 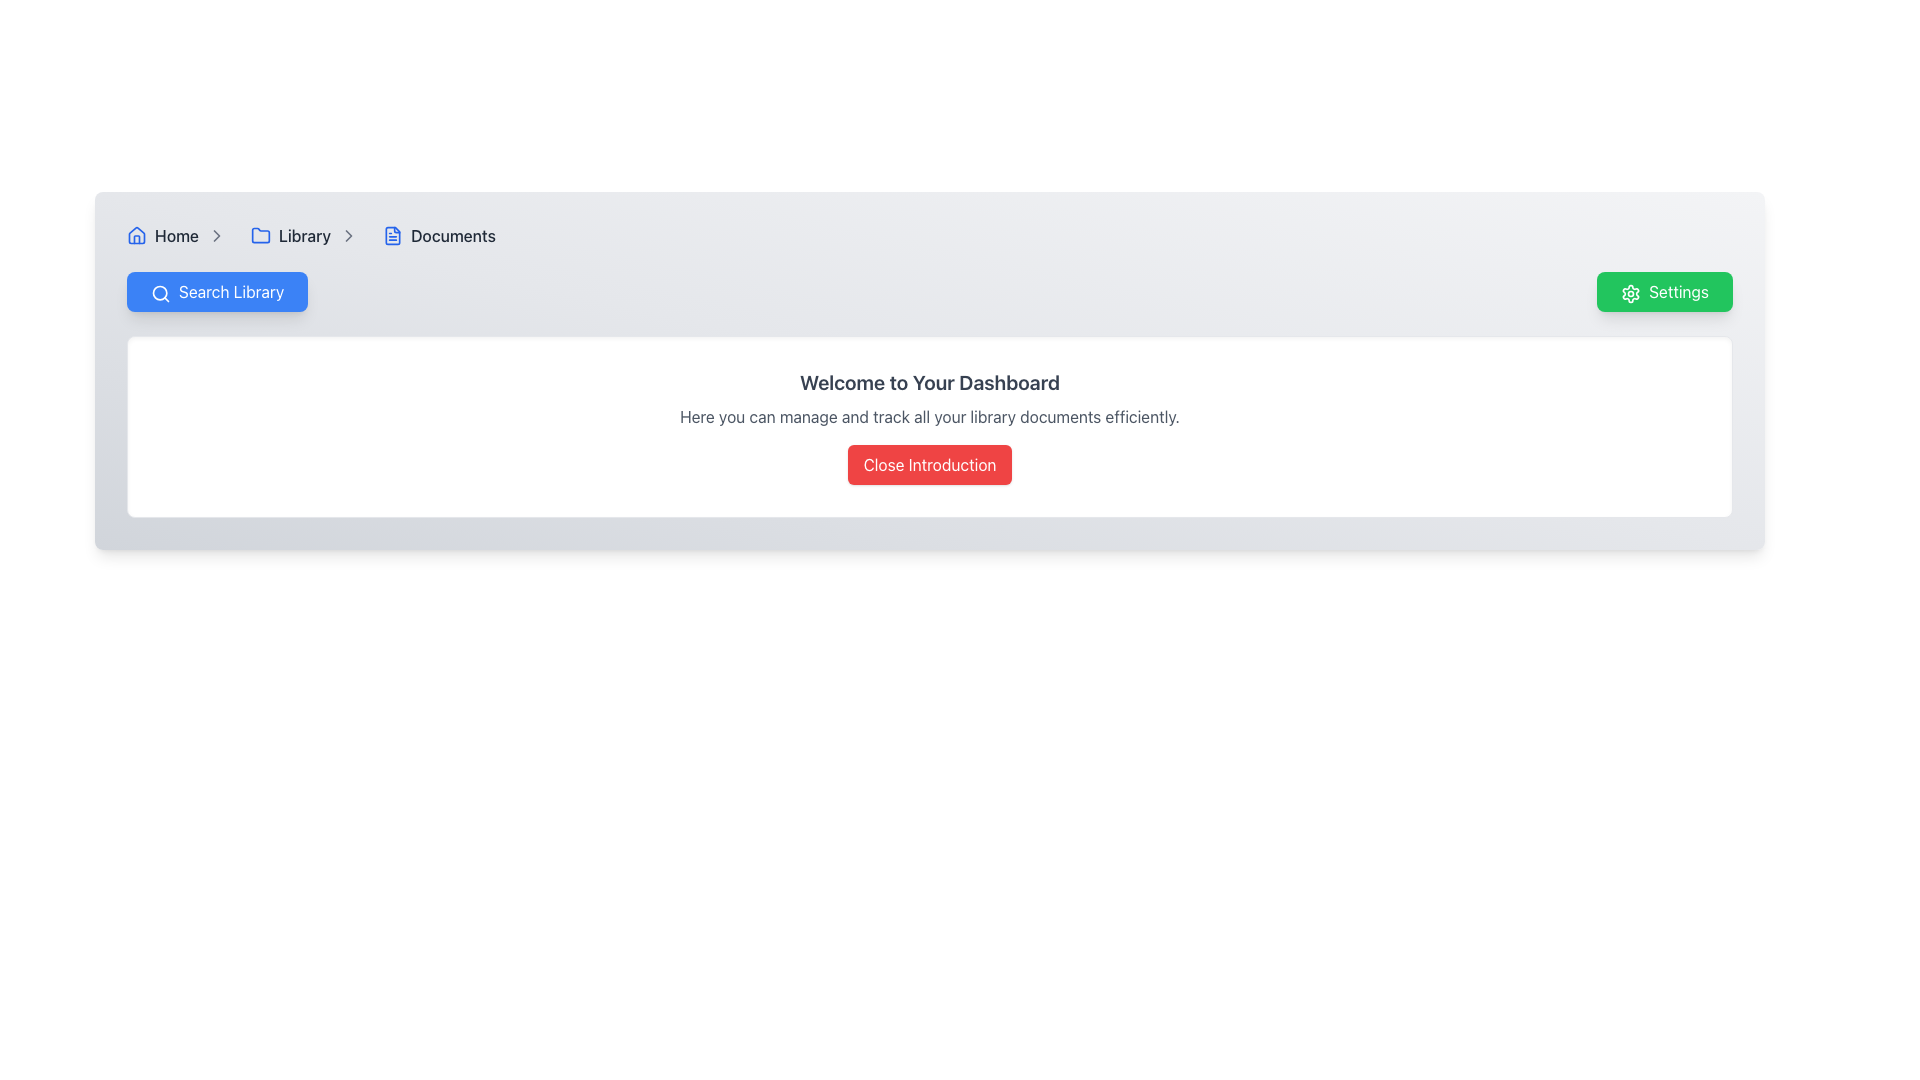 I want to click on the central circular feature of the search function icon within the 'Search Library' button located in the top-left section of the interface, so click(x=160, y=292).